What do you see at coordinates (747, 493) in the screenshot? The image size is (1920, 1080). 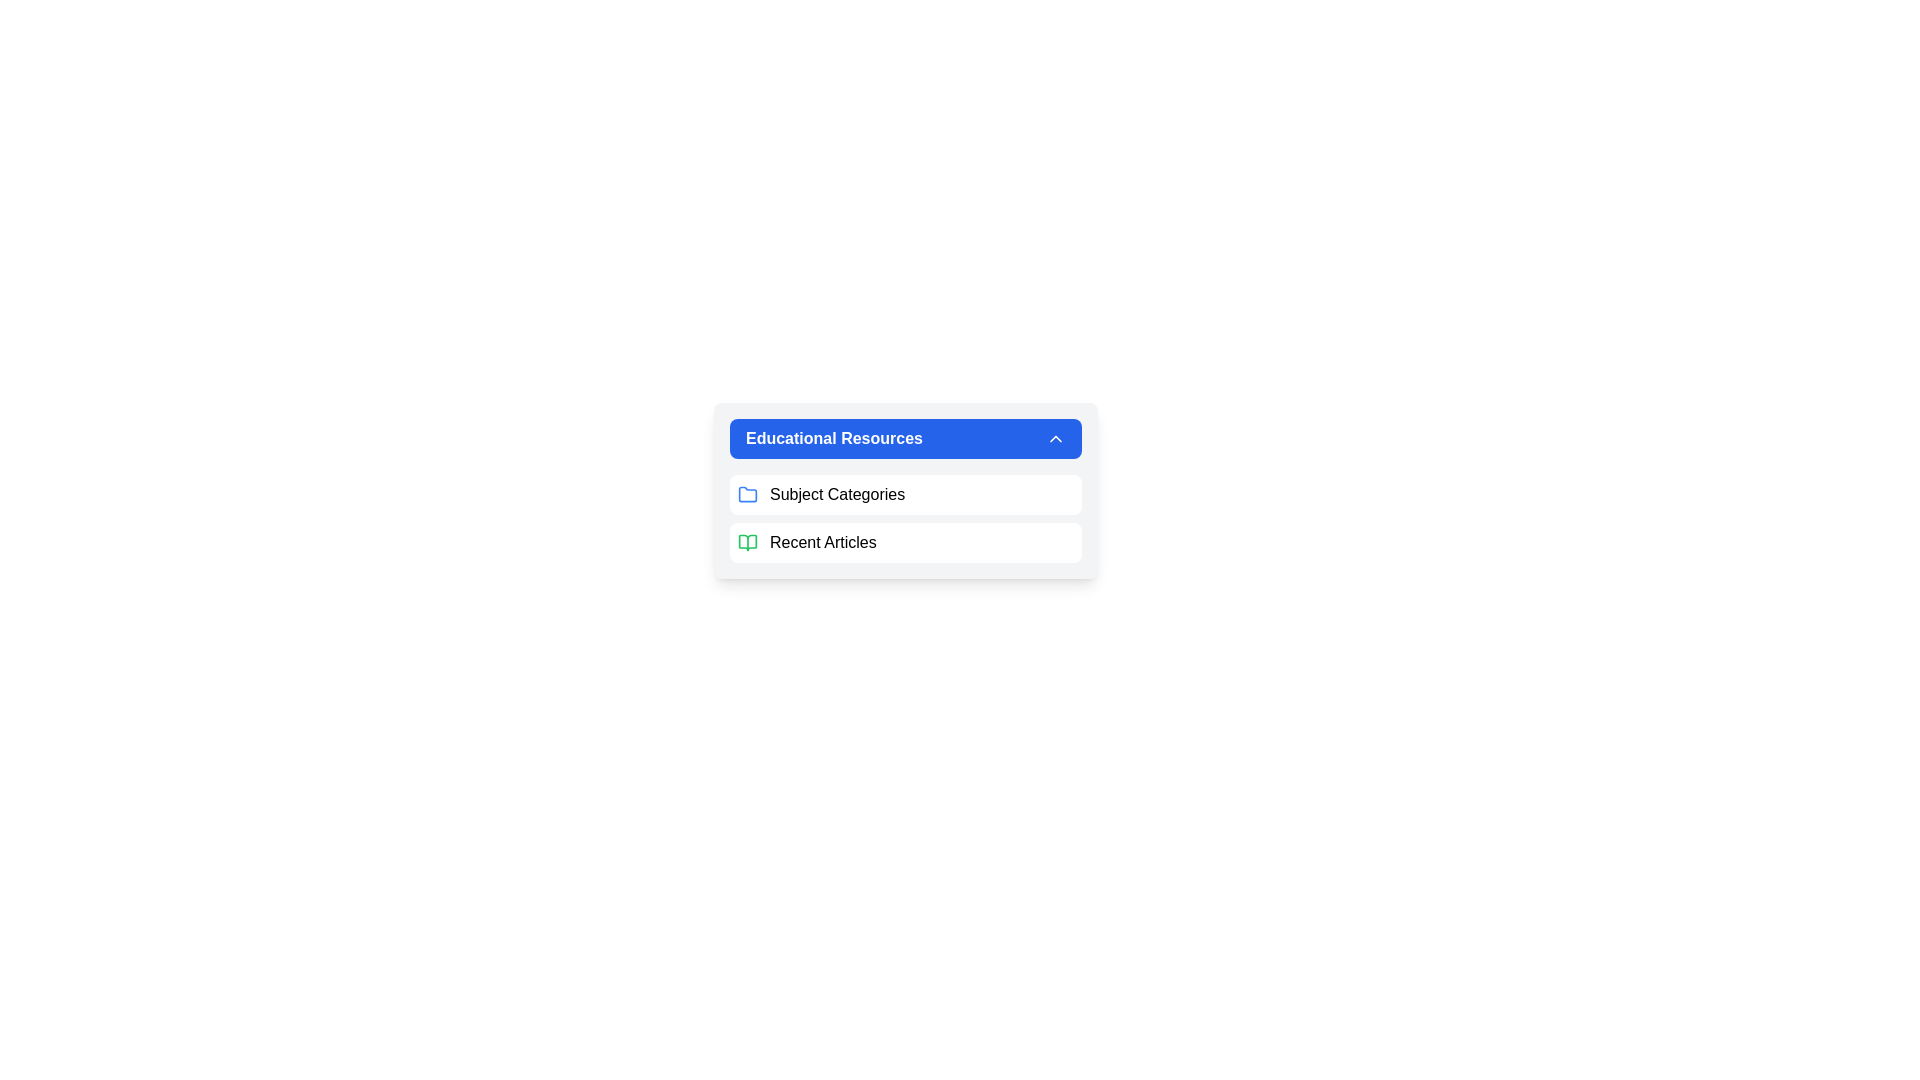 I see `the folder-shaped icon used to denote file storage or directories, which is located near the blue button labeled 'Educational Resources'` at bounding box center [747, 493].